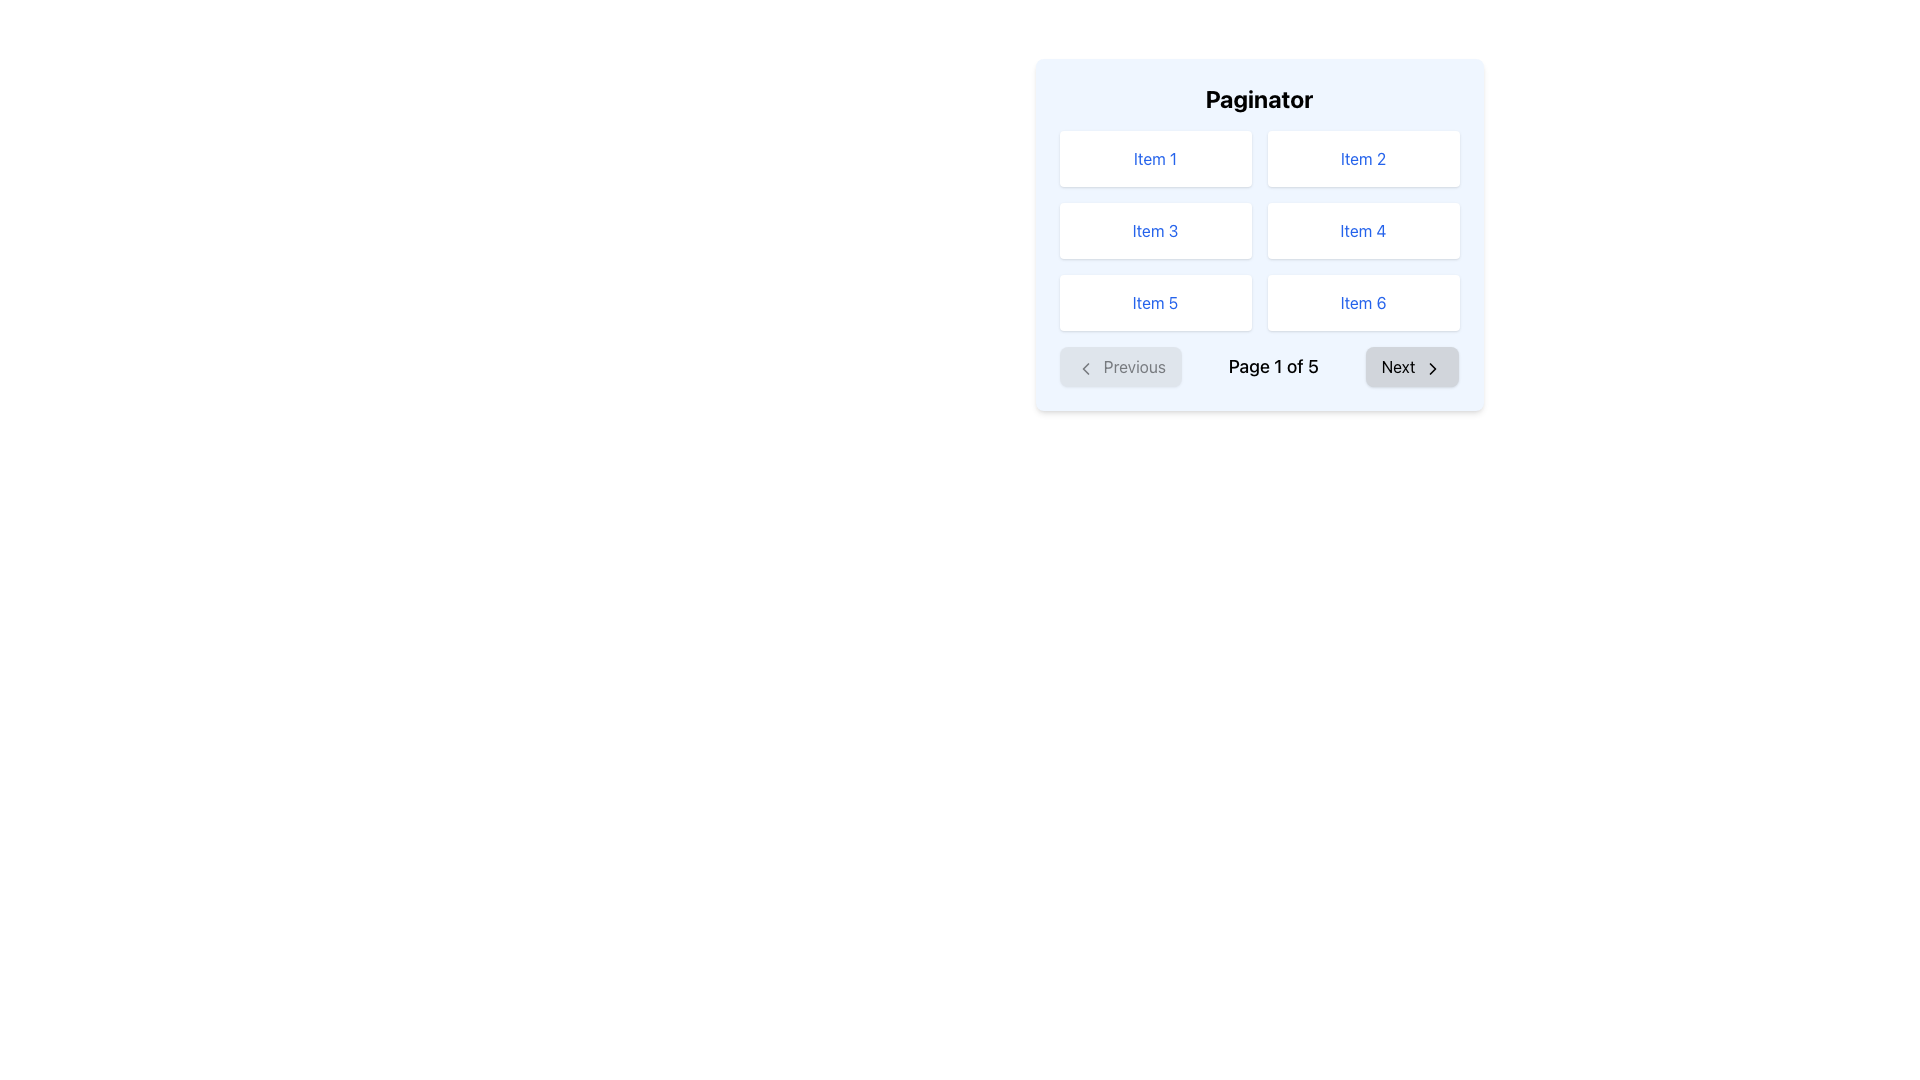 The width and height of the screenshot is (1920, 1080). What do you see at coordinates (1120, 366) in the screenshot?
I see `the previous page button, which is the first button in the paginator panel located at the bottom-left corner` at bounding box center [1120, 366].